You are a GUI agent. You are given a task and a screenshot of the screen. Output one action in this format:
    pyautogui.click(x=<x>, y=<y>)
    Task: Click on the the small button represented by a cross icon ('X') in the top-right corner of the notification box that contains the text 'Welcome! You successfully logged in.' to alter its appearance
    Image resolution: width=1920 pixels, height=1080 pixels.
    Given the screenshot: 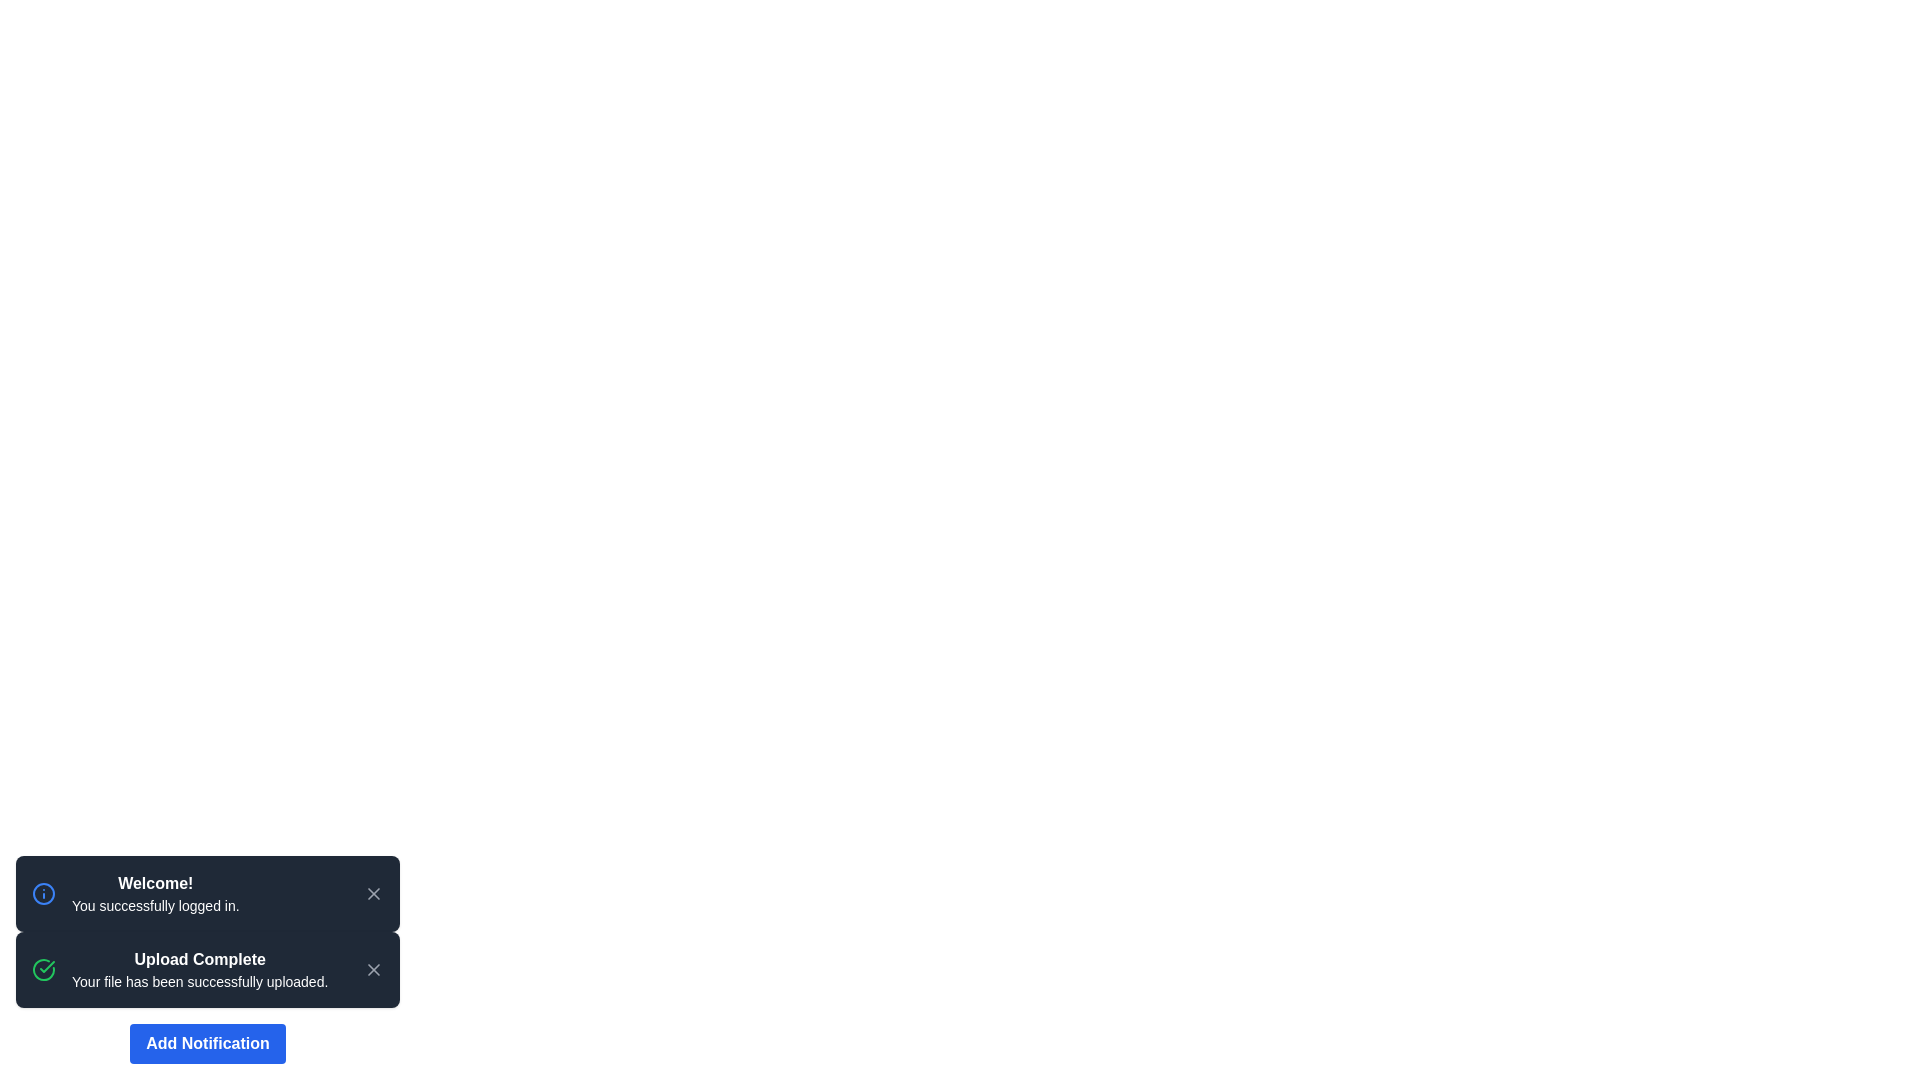 What is the action you would take?
    pyautogui.click(x=374, y=893)
    